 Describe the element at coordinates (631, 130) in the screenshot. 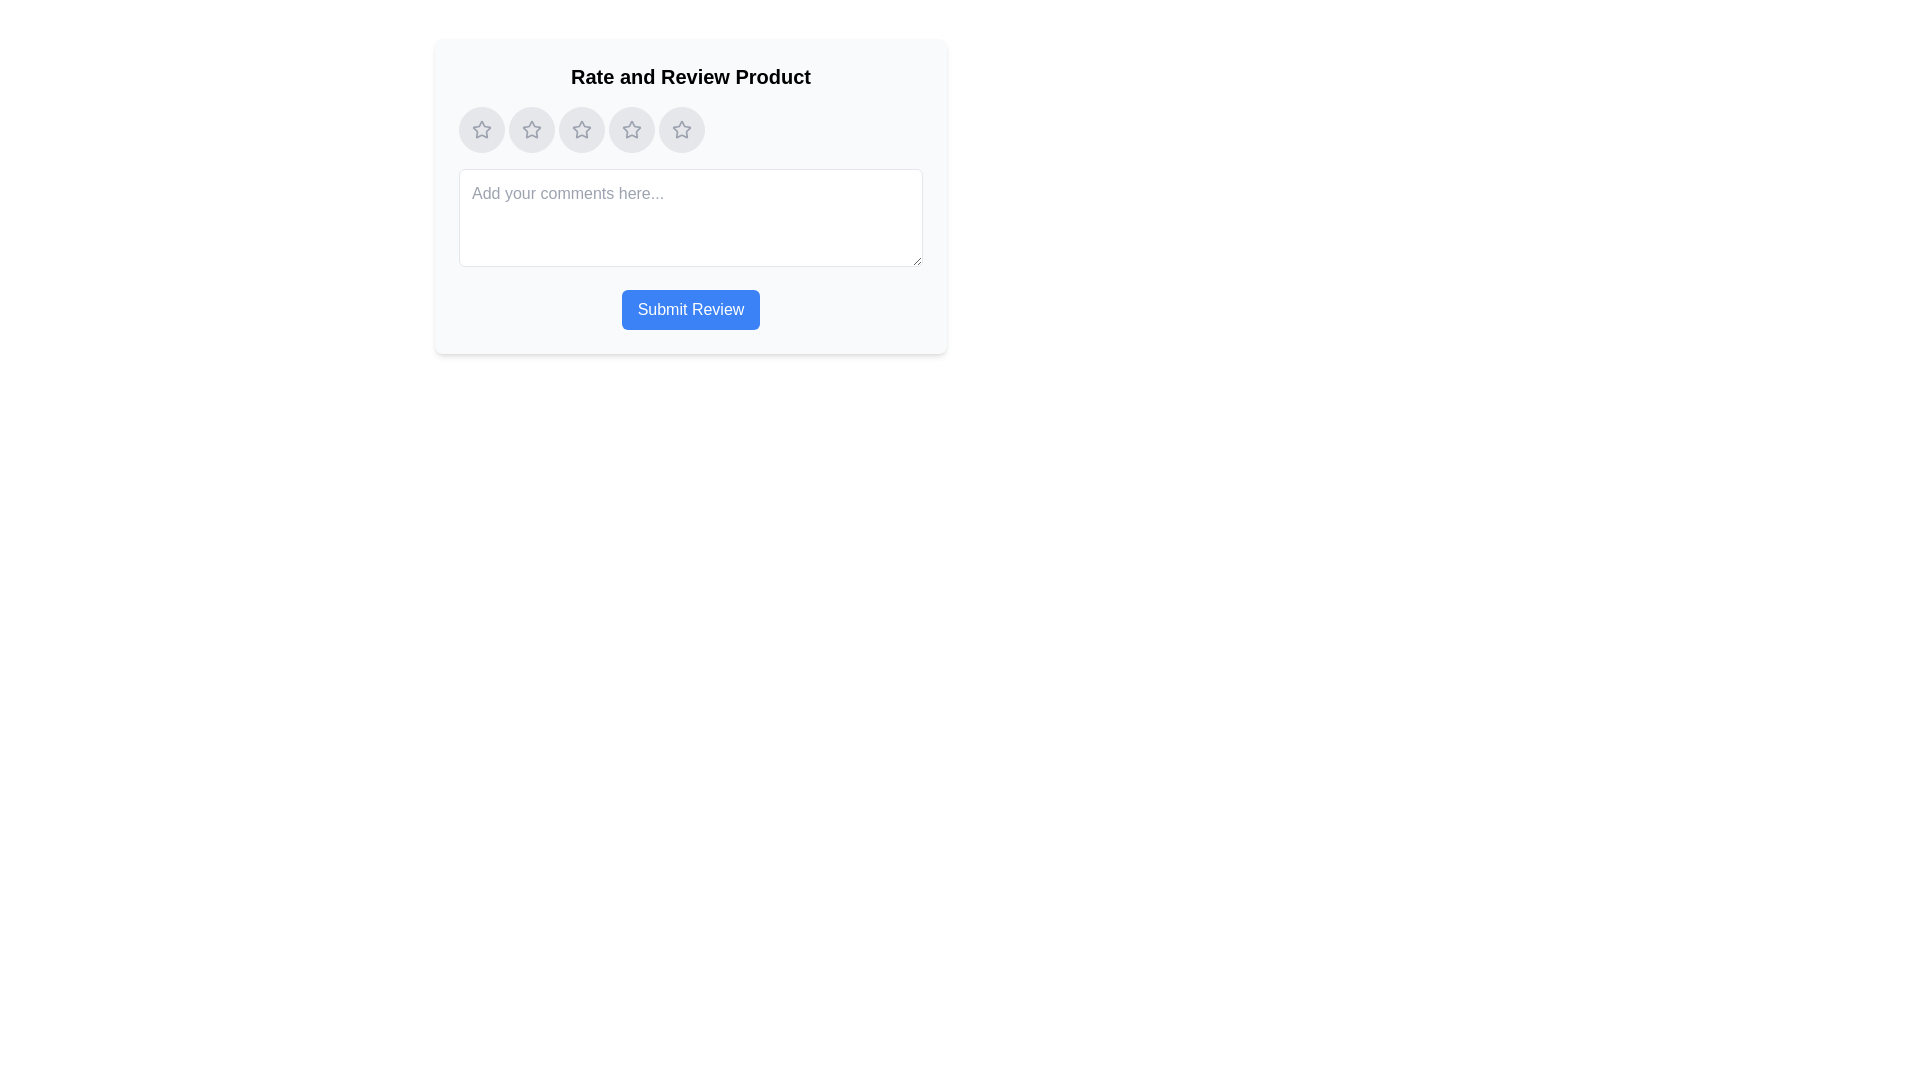

I see `the fourth star-rating button in a five-star system` at that location.